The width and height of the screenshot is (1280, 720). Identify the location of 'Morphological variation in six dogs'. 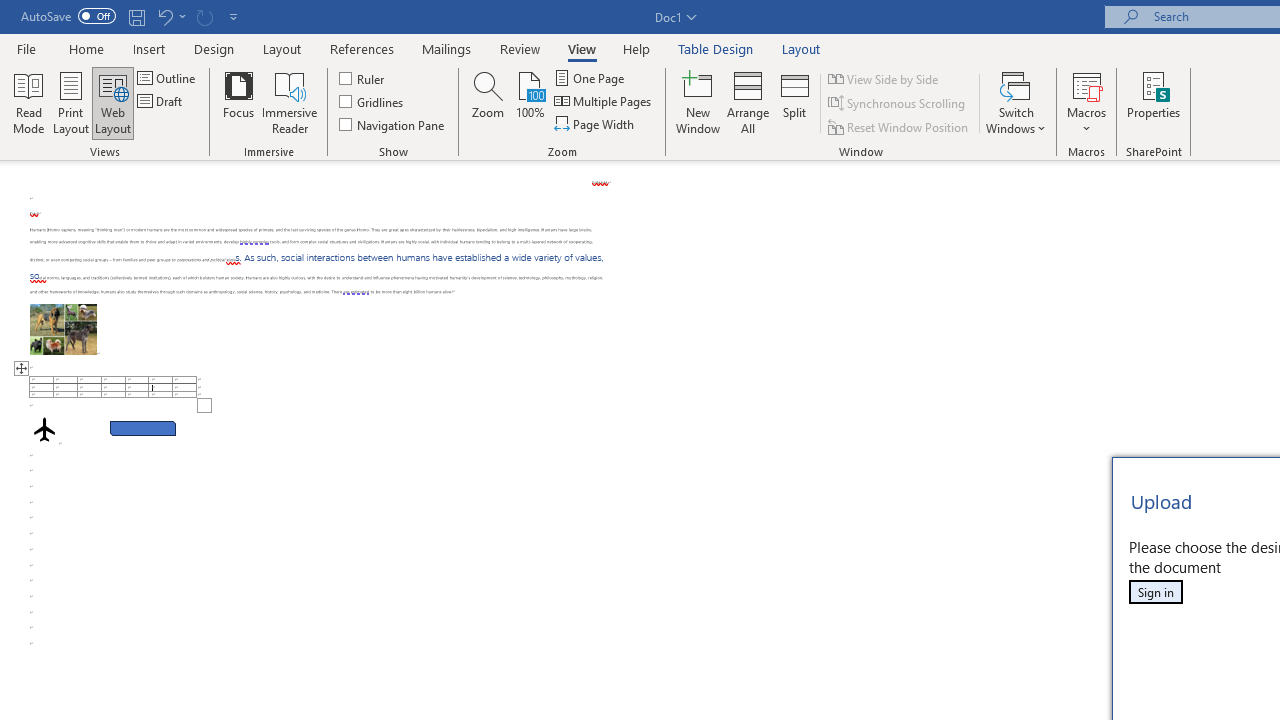
(63, 328).